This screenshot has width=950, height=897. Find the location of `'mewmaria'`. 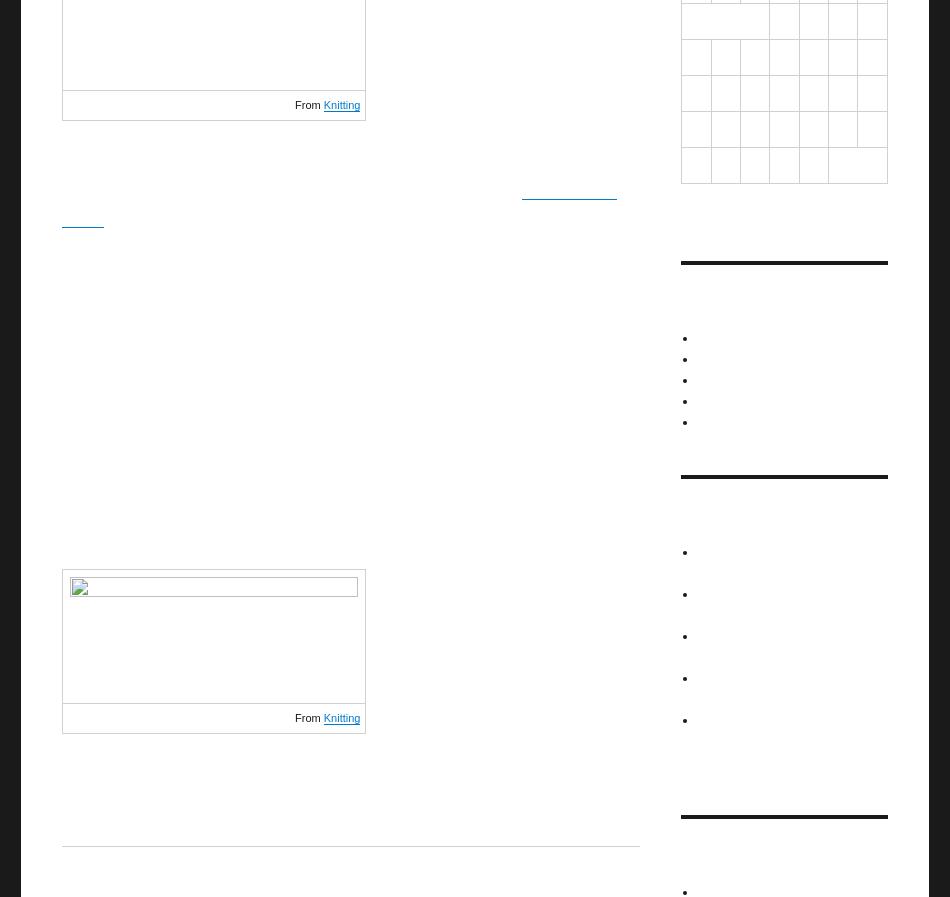

'mewmaria' is located at coordinates (697, 593).